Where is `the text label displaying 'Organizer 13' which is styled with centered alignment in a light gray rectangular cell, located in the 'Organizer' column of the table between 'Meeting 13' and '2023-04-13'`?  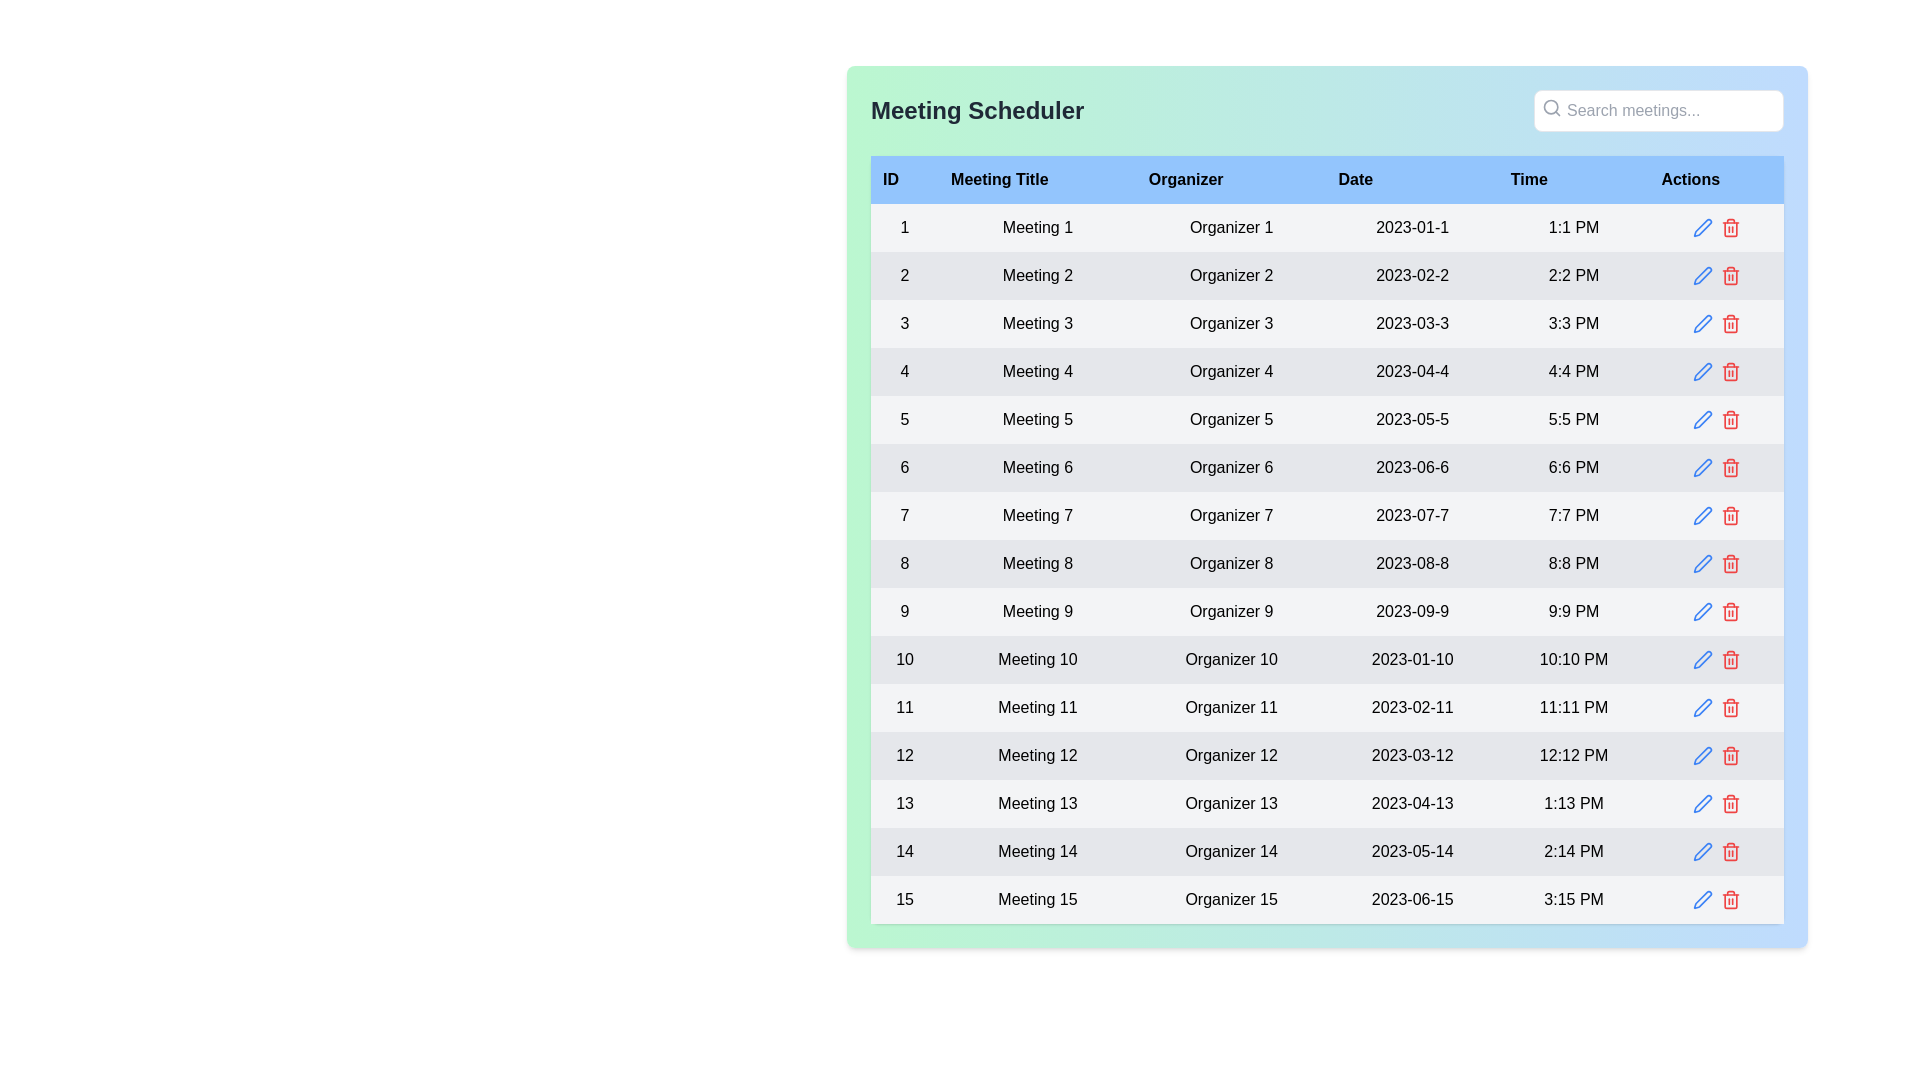
the text label displaying 'Organizer 13' which is styled with centered alignment in a light gray rectangular cell, located in the 'Organizer' column of the table between 'Meeting 13' and '2023-04-13' is located at coordinates (1230, 802).